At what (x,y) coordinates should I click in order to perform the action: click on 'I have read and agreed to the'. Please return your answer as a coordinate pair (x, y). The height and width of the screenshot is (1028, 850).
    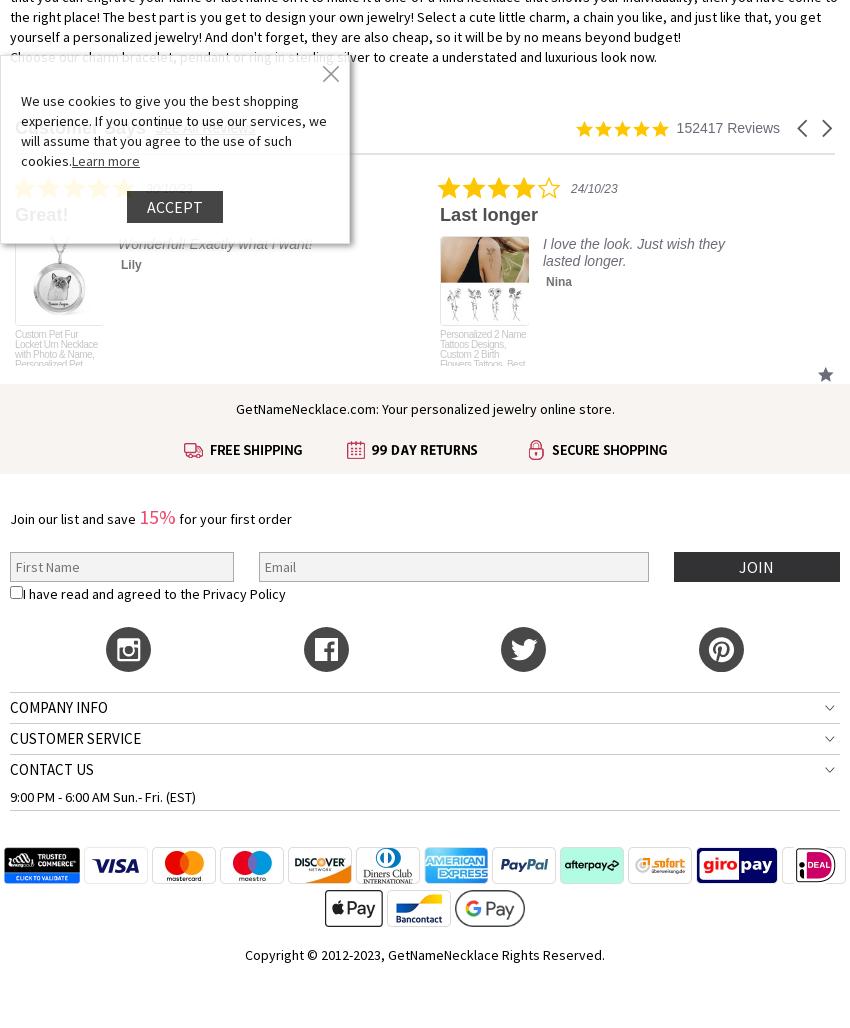
    Looking at the image, I should click on (111, 591).